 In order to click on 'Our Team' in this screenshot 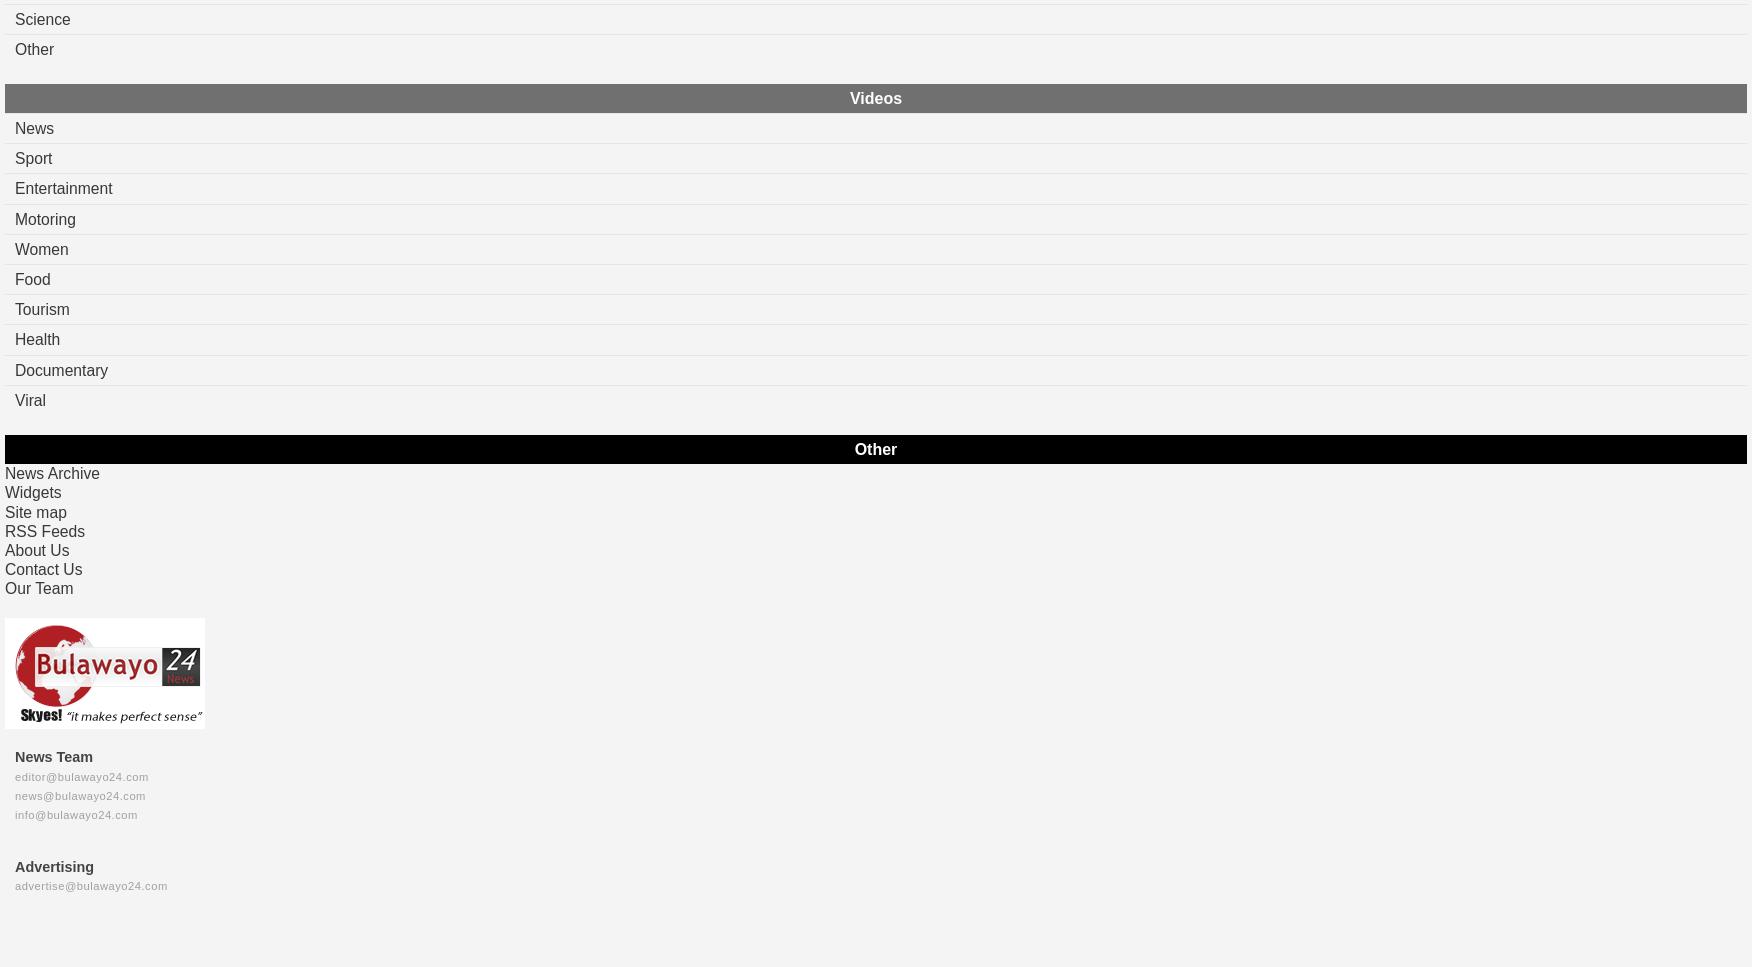, I will do `click(39, 587)`.